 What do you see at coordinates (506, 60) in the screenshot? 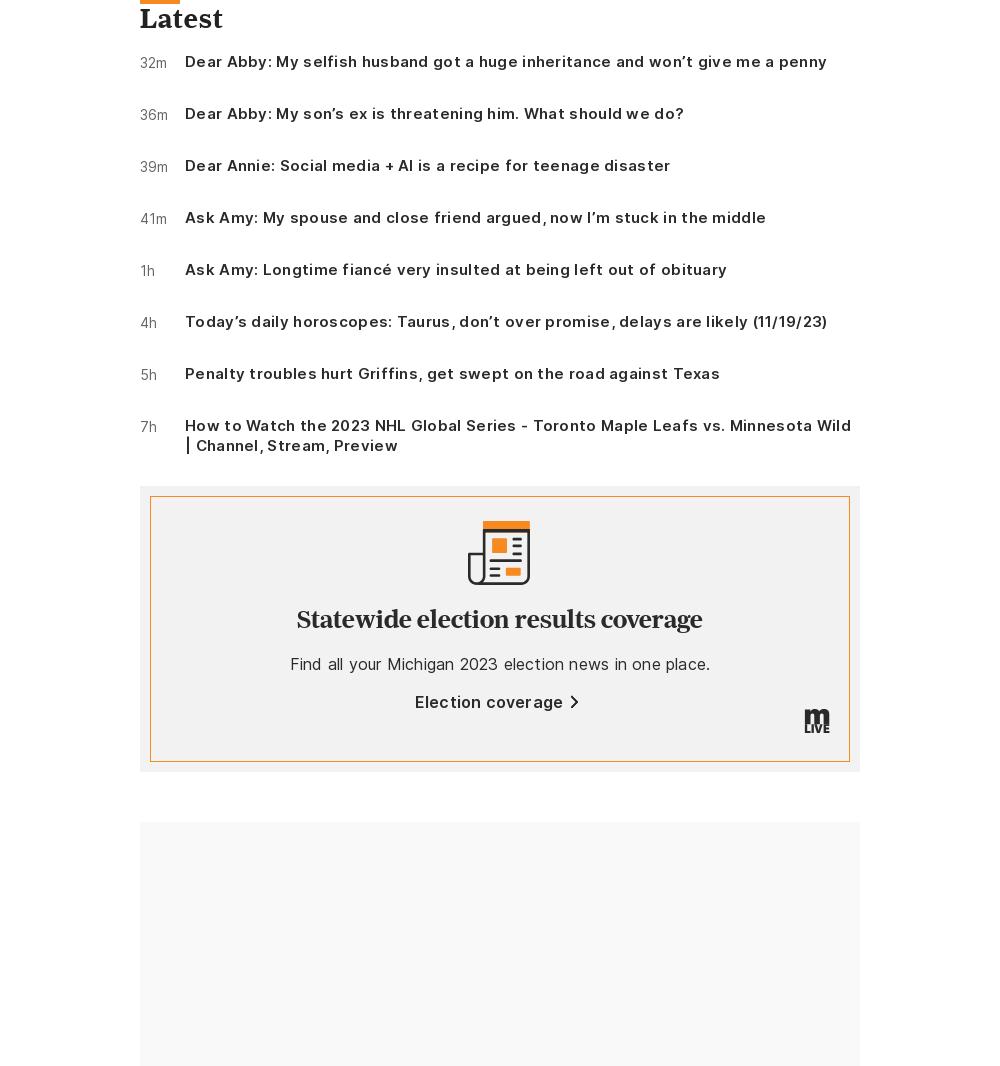
I see `'Dear Abby: My selfish husband got a huge inheritance and won’t give me a penny'` at bounding box center [506, 60].